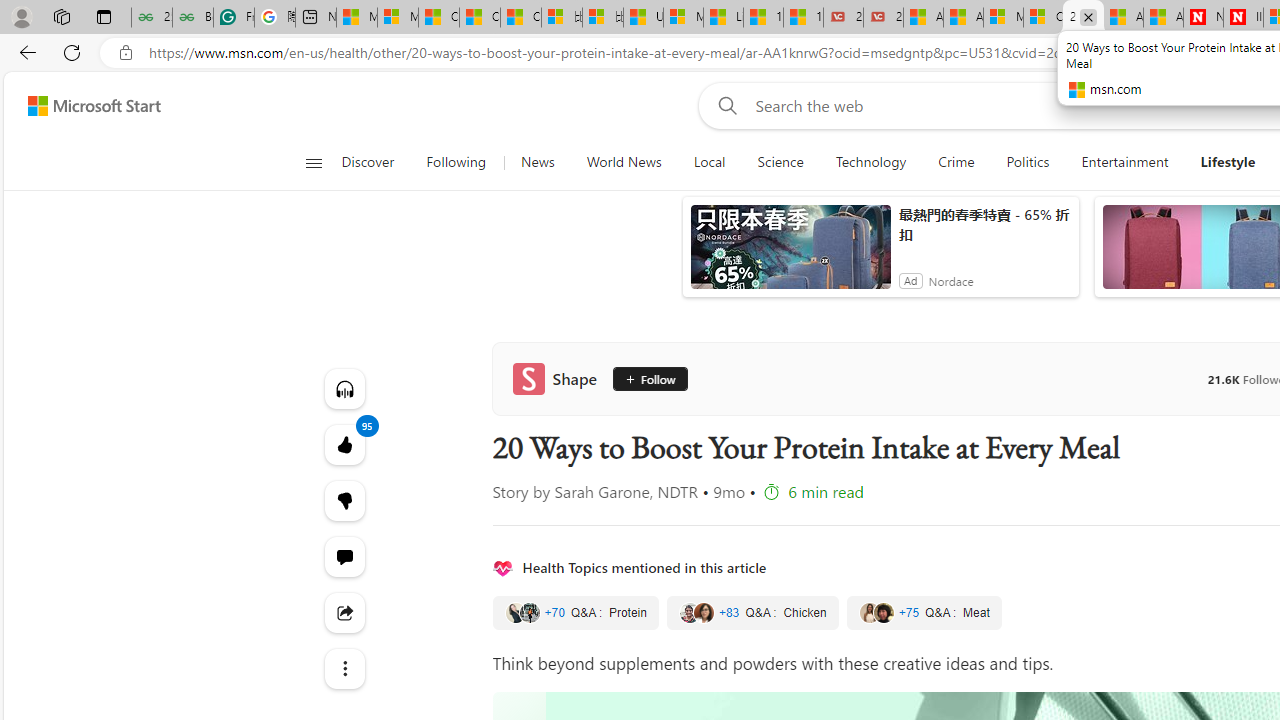 This screenshot has height=720, width=1280. Describe the element at coordinates (723, 105) in the screenshot. I see `'Web search'` at that location.